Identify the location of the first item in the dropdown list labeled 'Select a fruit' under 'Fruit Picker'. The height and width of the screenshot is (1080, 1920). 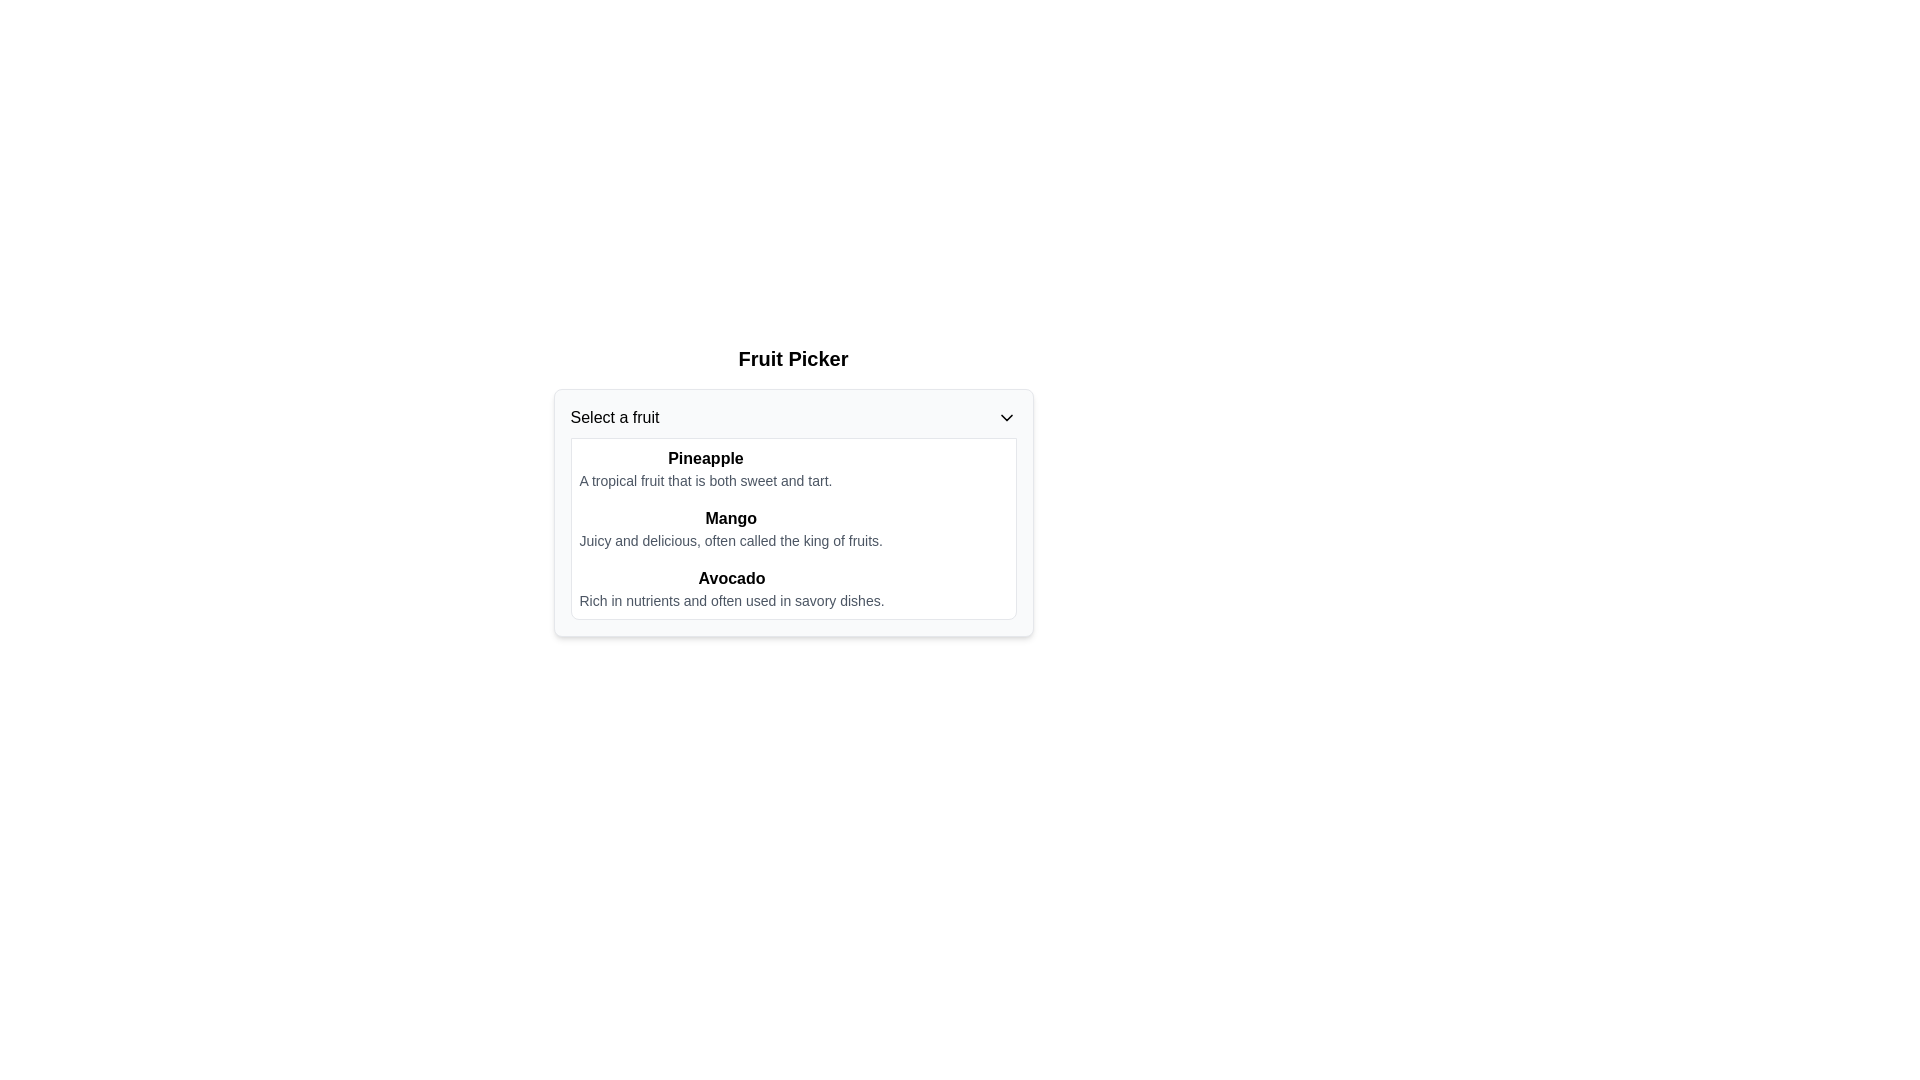
(705, 469).